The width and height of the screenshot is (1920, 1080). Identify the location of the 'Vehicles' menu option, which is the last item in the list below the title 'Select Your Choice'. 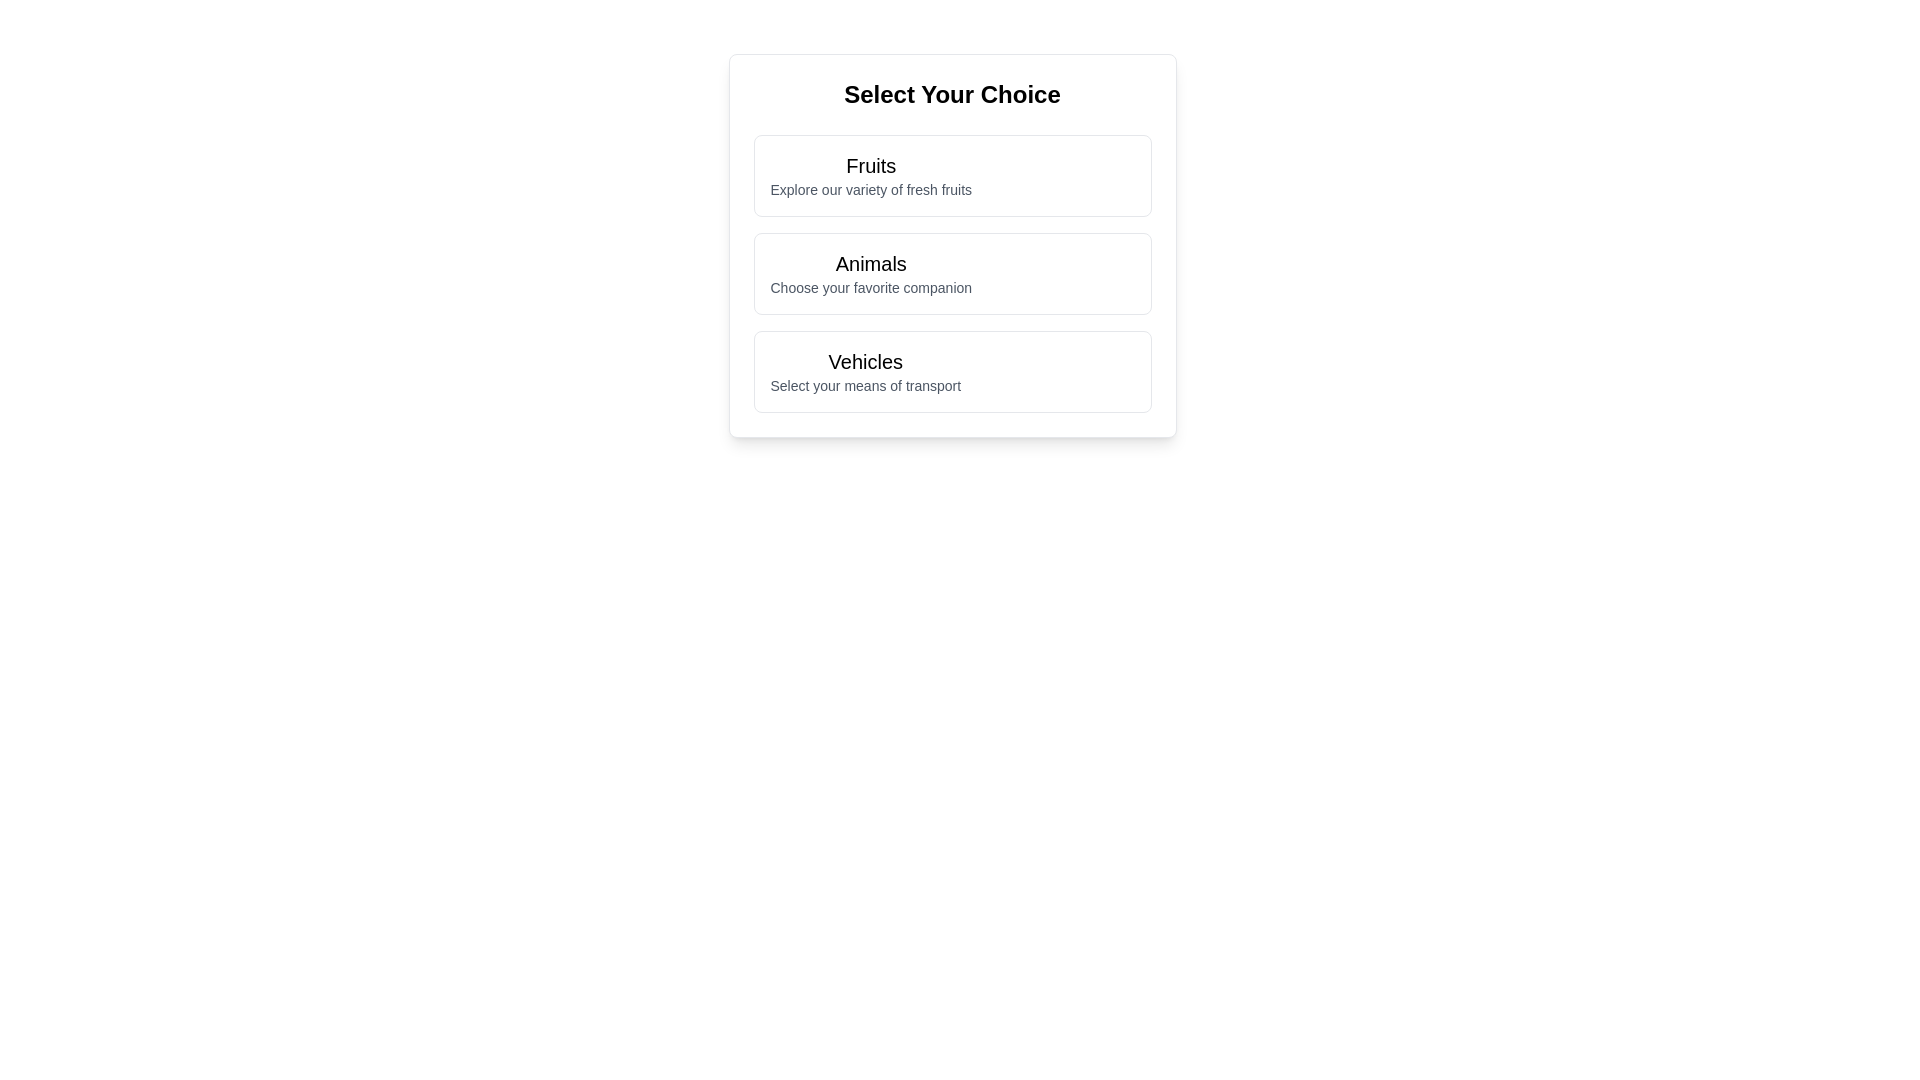
(865, 371).